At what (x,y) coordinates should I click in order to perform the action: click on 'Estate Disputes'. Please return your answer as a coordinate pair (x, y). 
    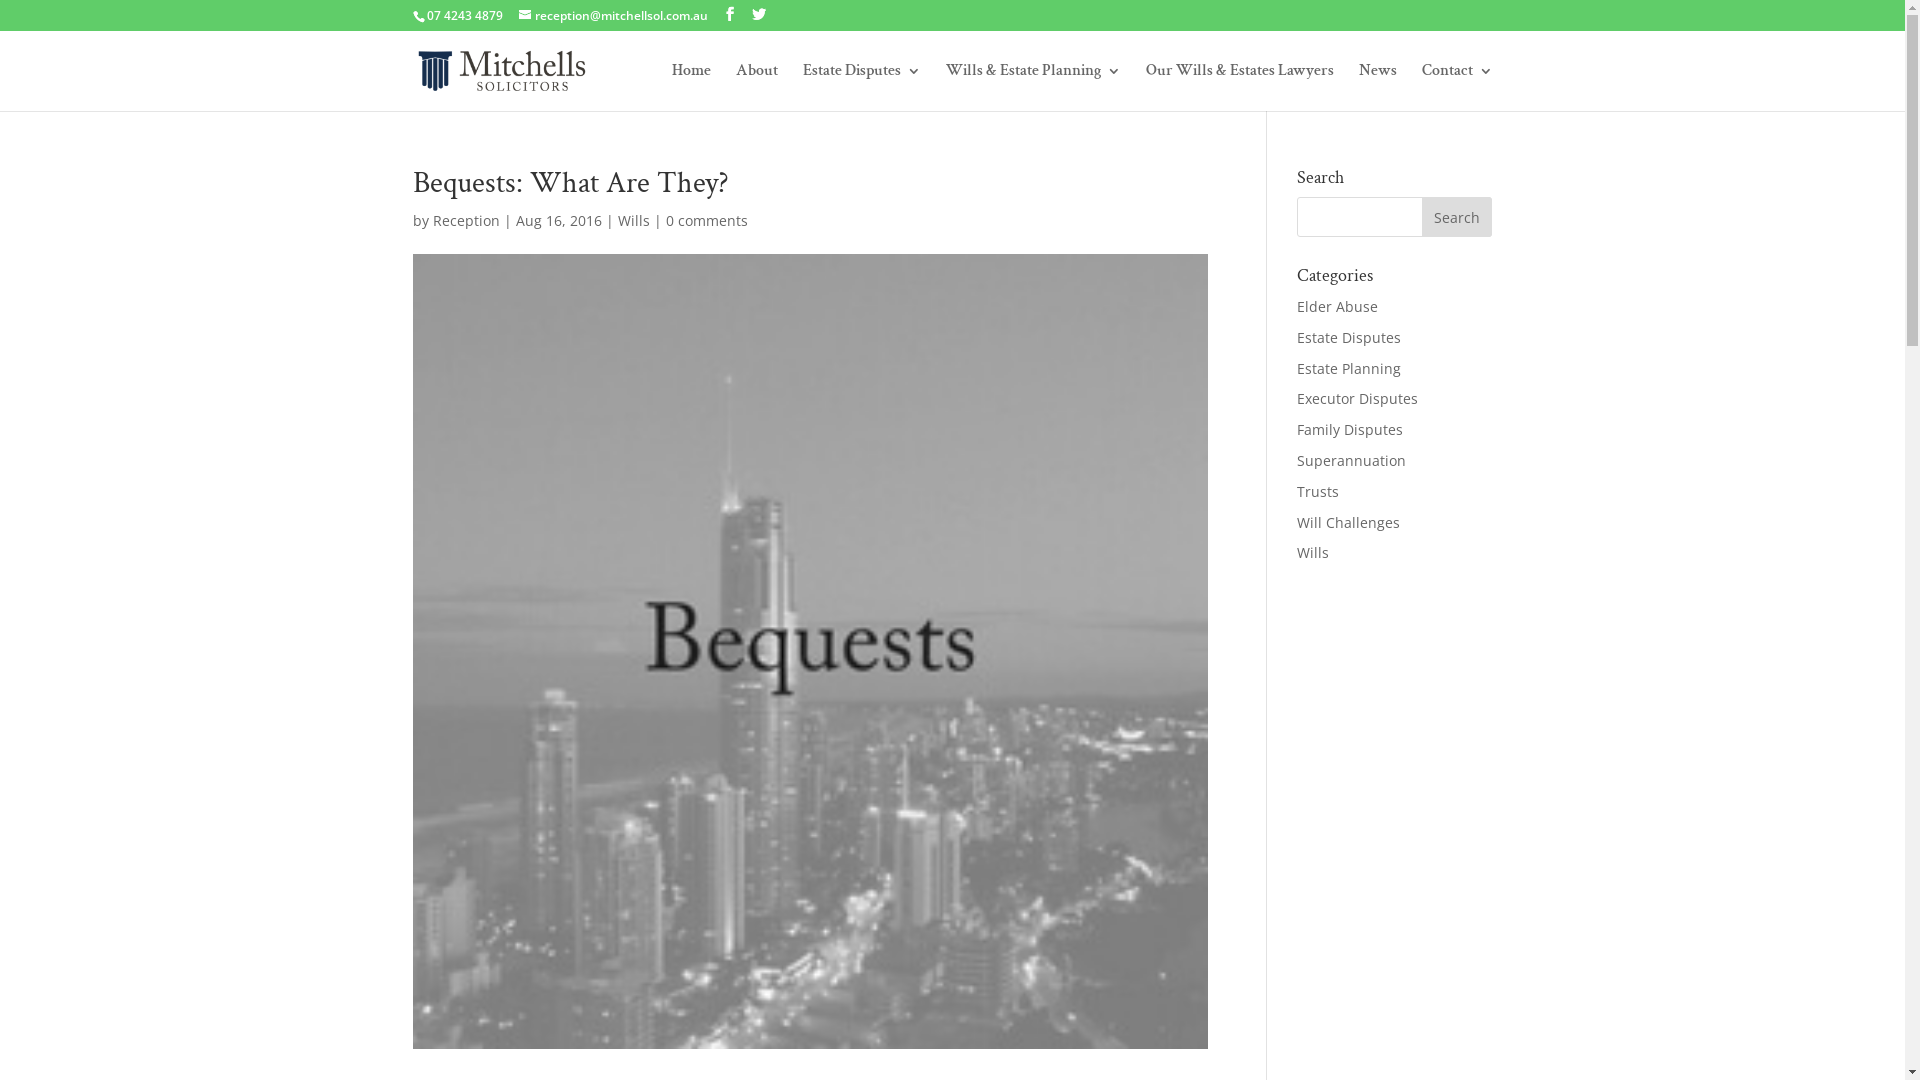
    Looking at the image, I should click on (860, 86).